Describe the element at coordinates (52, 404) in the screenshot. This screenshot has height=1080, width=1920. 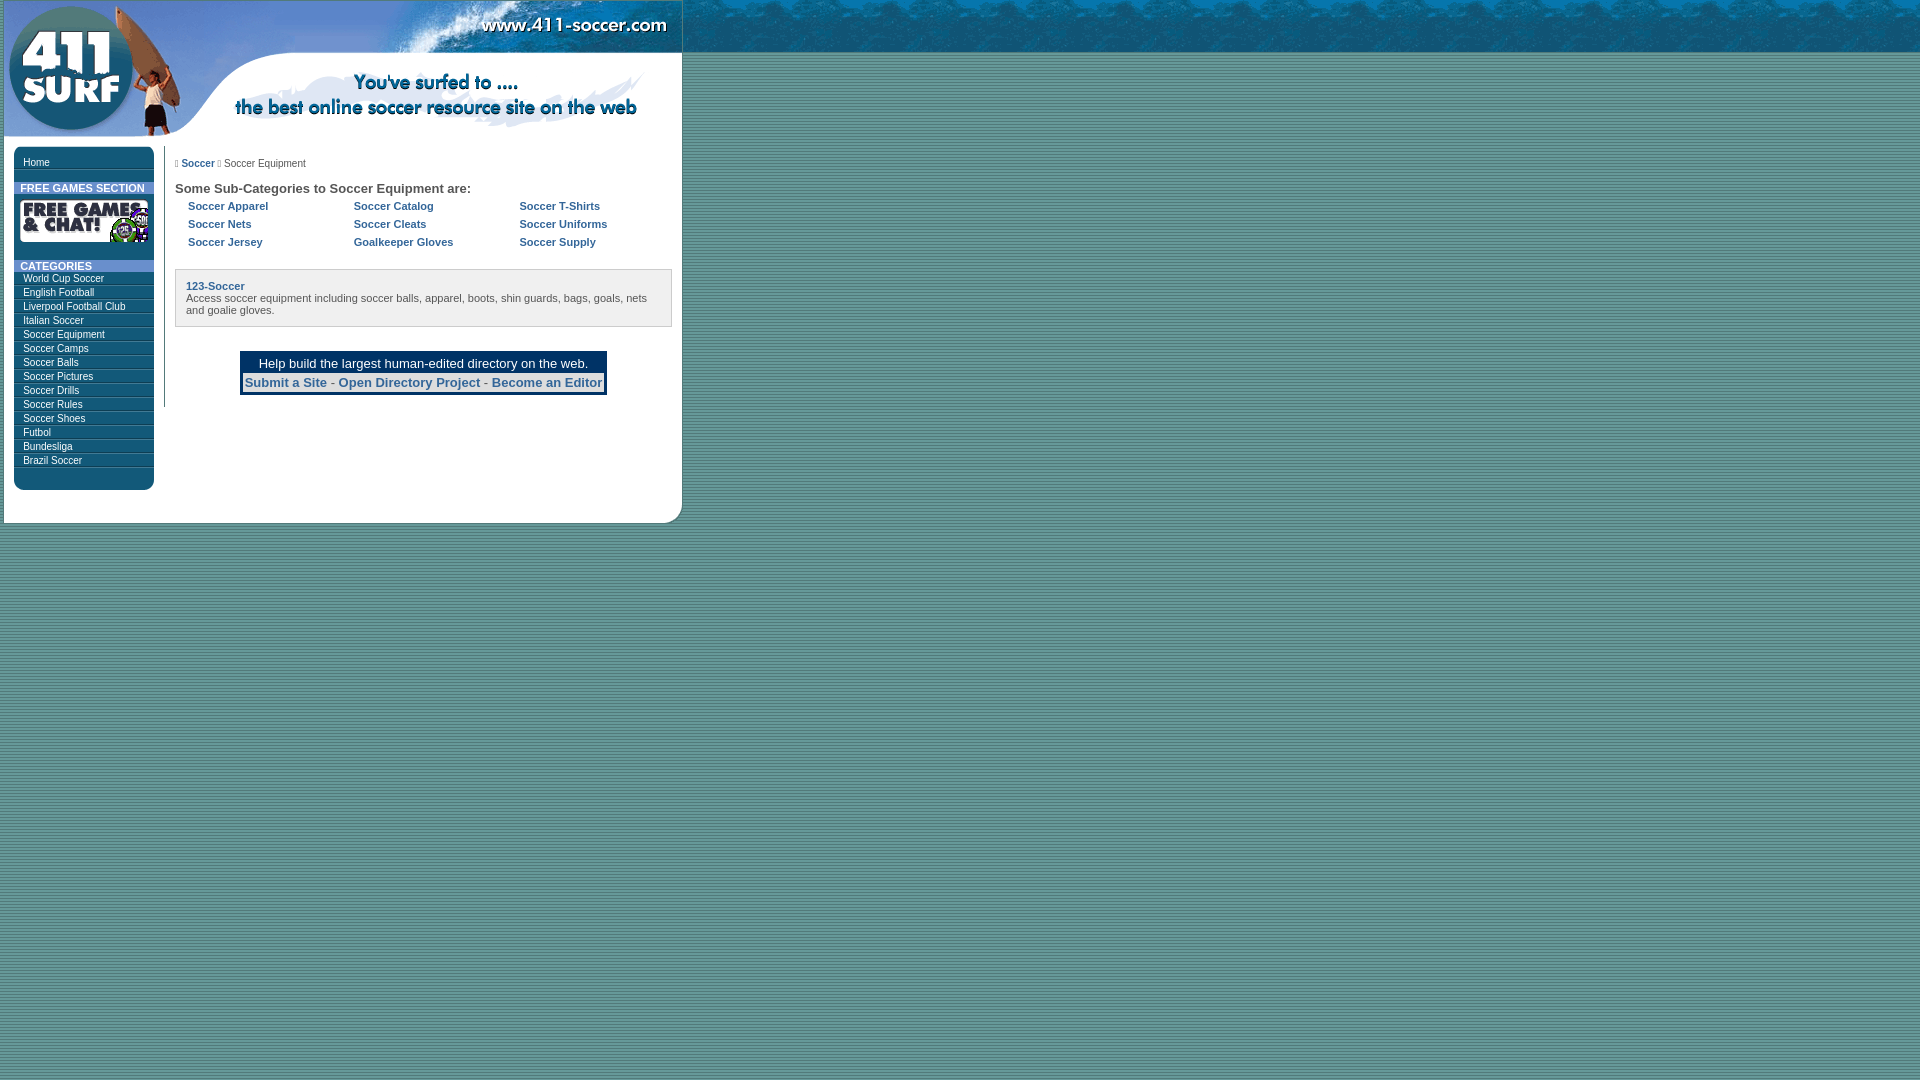
I see `'Soccer Rules'` at that location.